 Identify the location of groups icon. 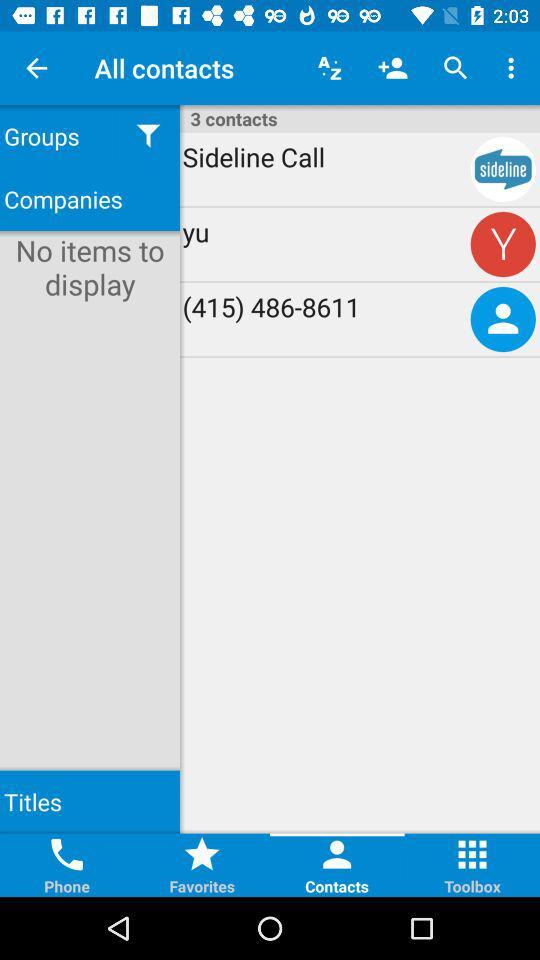
(58, 135).